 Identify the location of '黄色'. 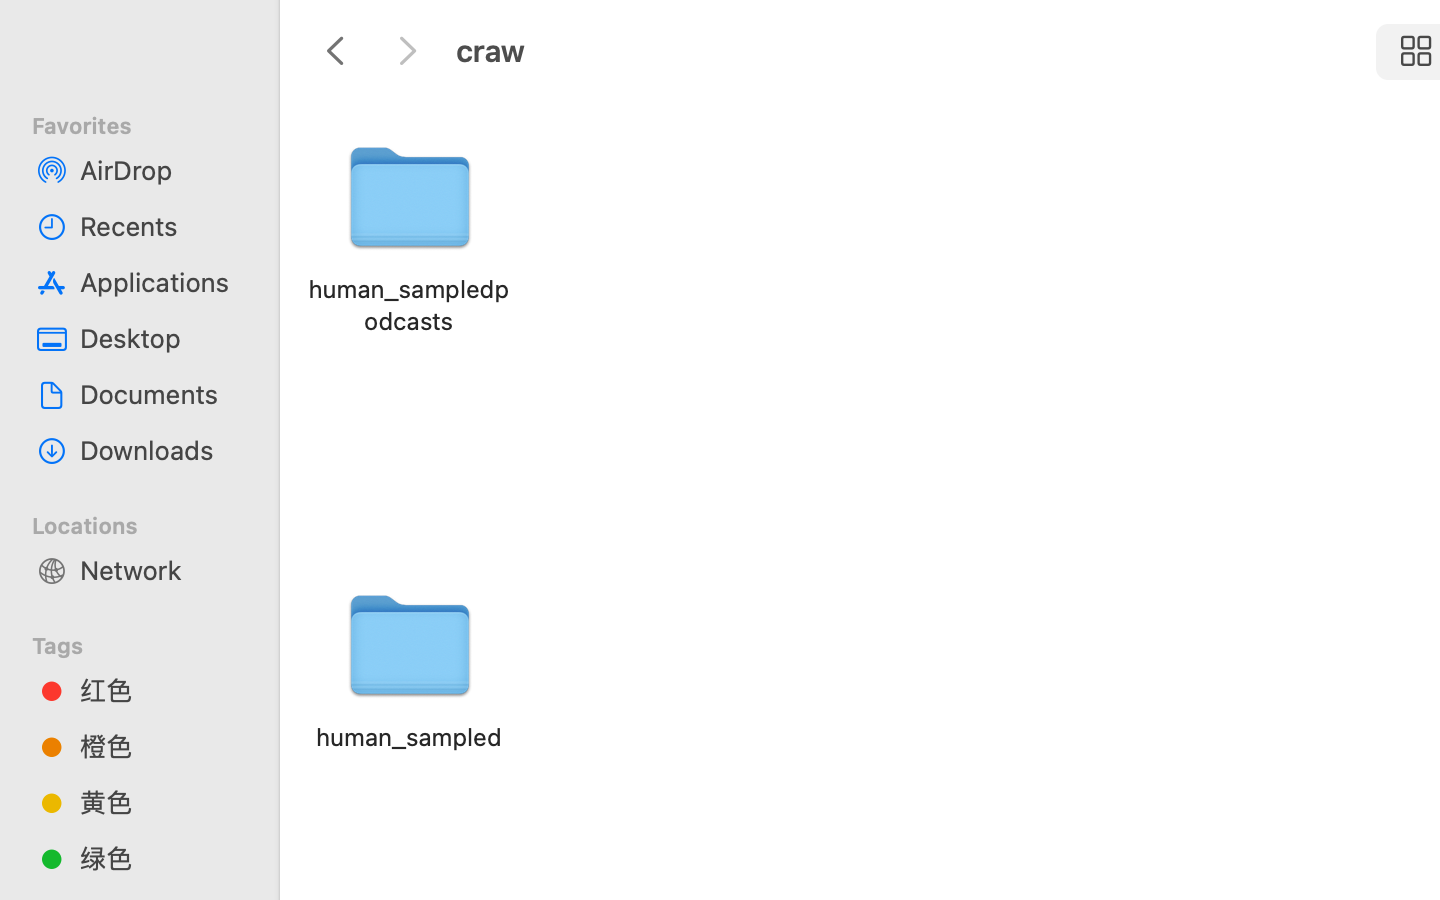
(159, 801).